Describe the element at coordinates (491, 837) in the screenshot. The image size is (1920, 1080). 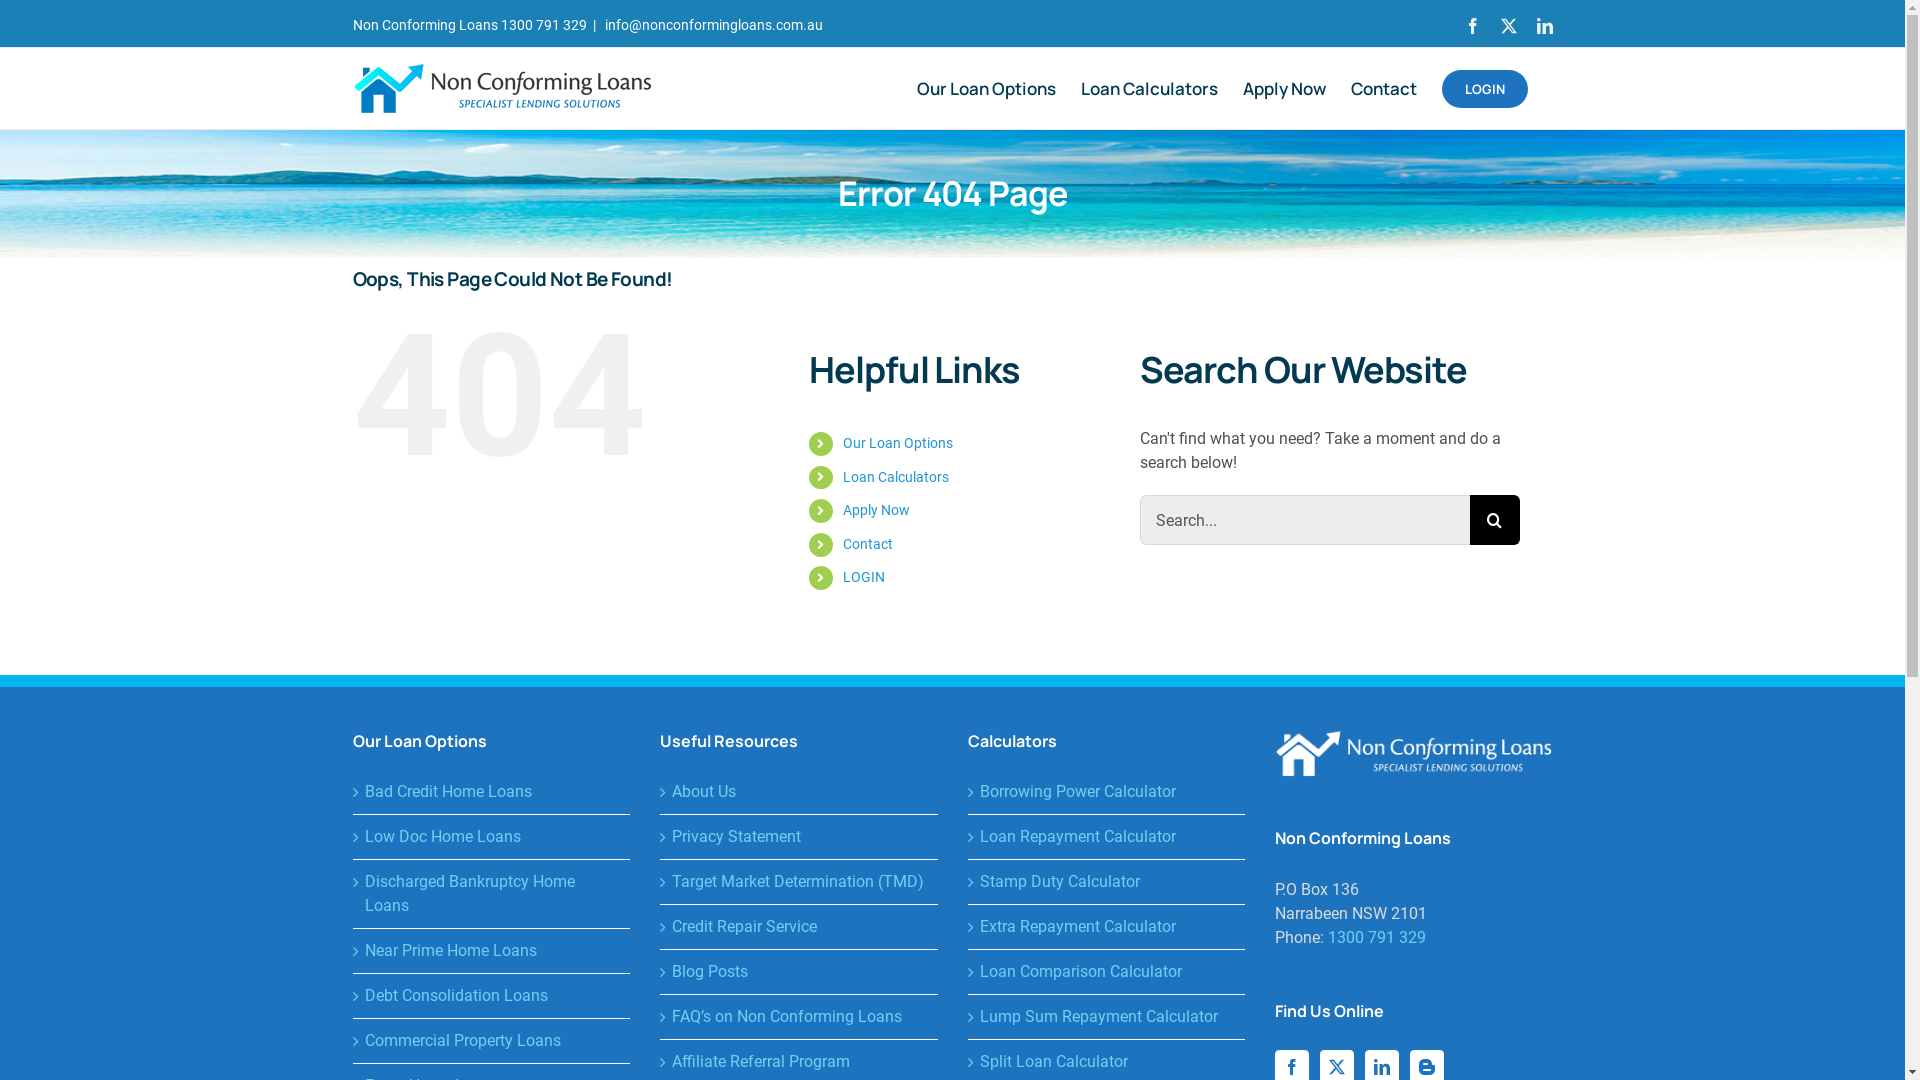
I see `'Low Doc Home Loans'` at that location.